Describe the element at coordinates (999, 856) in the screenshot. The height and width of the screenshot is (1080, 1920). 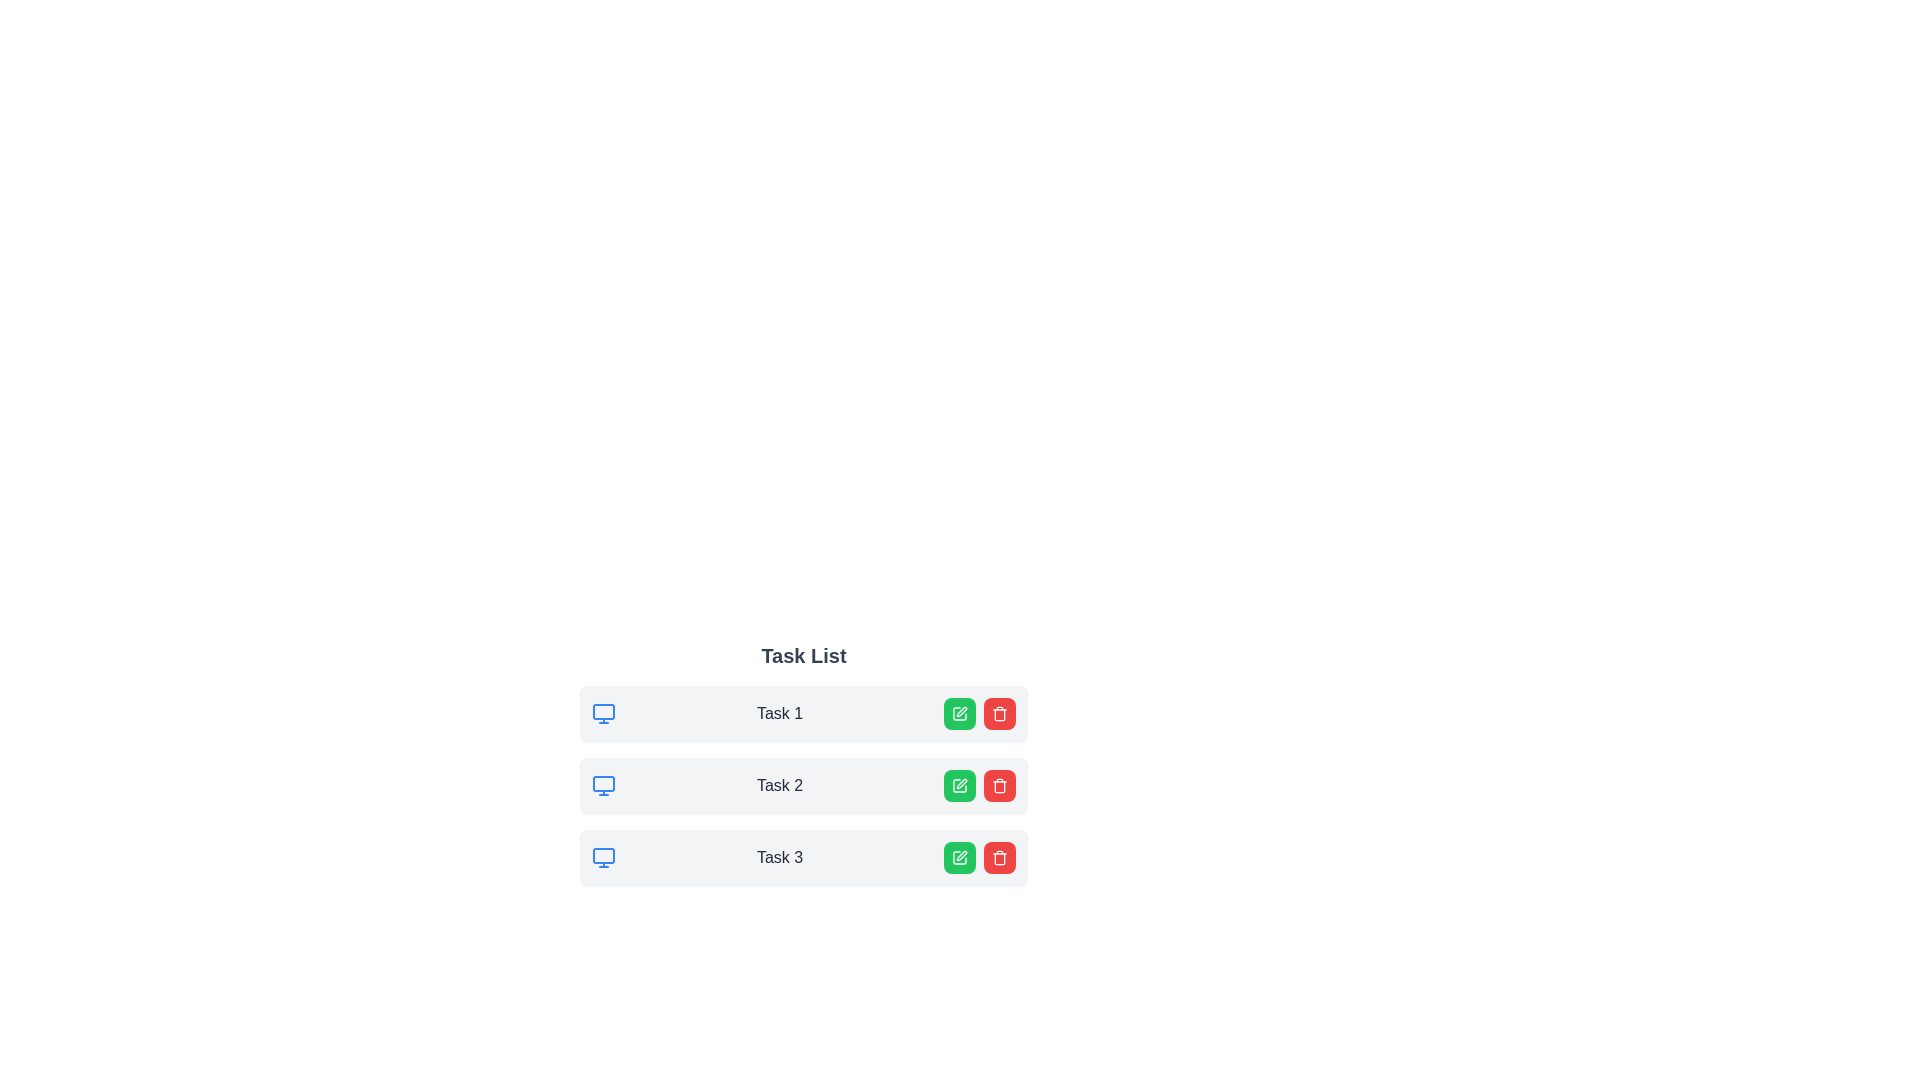
I see `the red trash icon button in the last column of the third row` at that location.